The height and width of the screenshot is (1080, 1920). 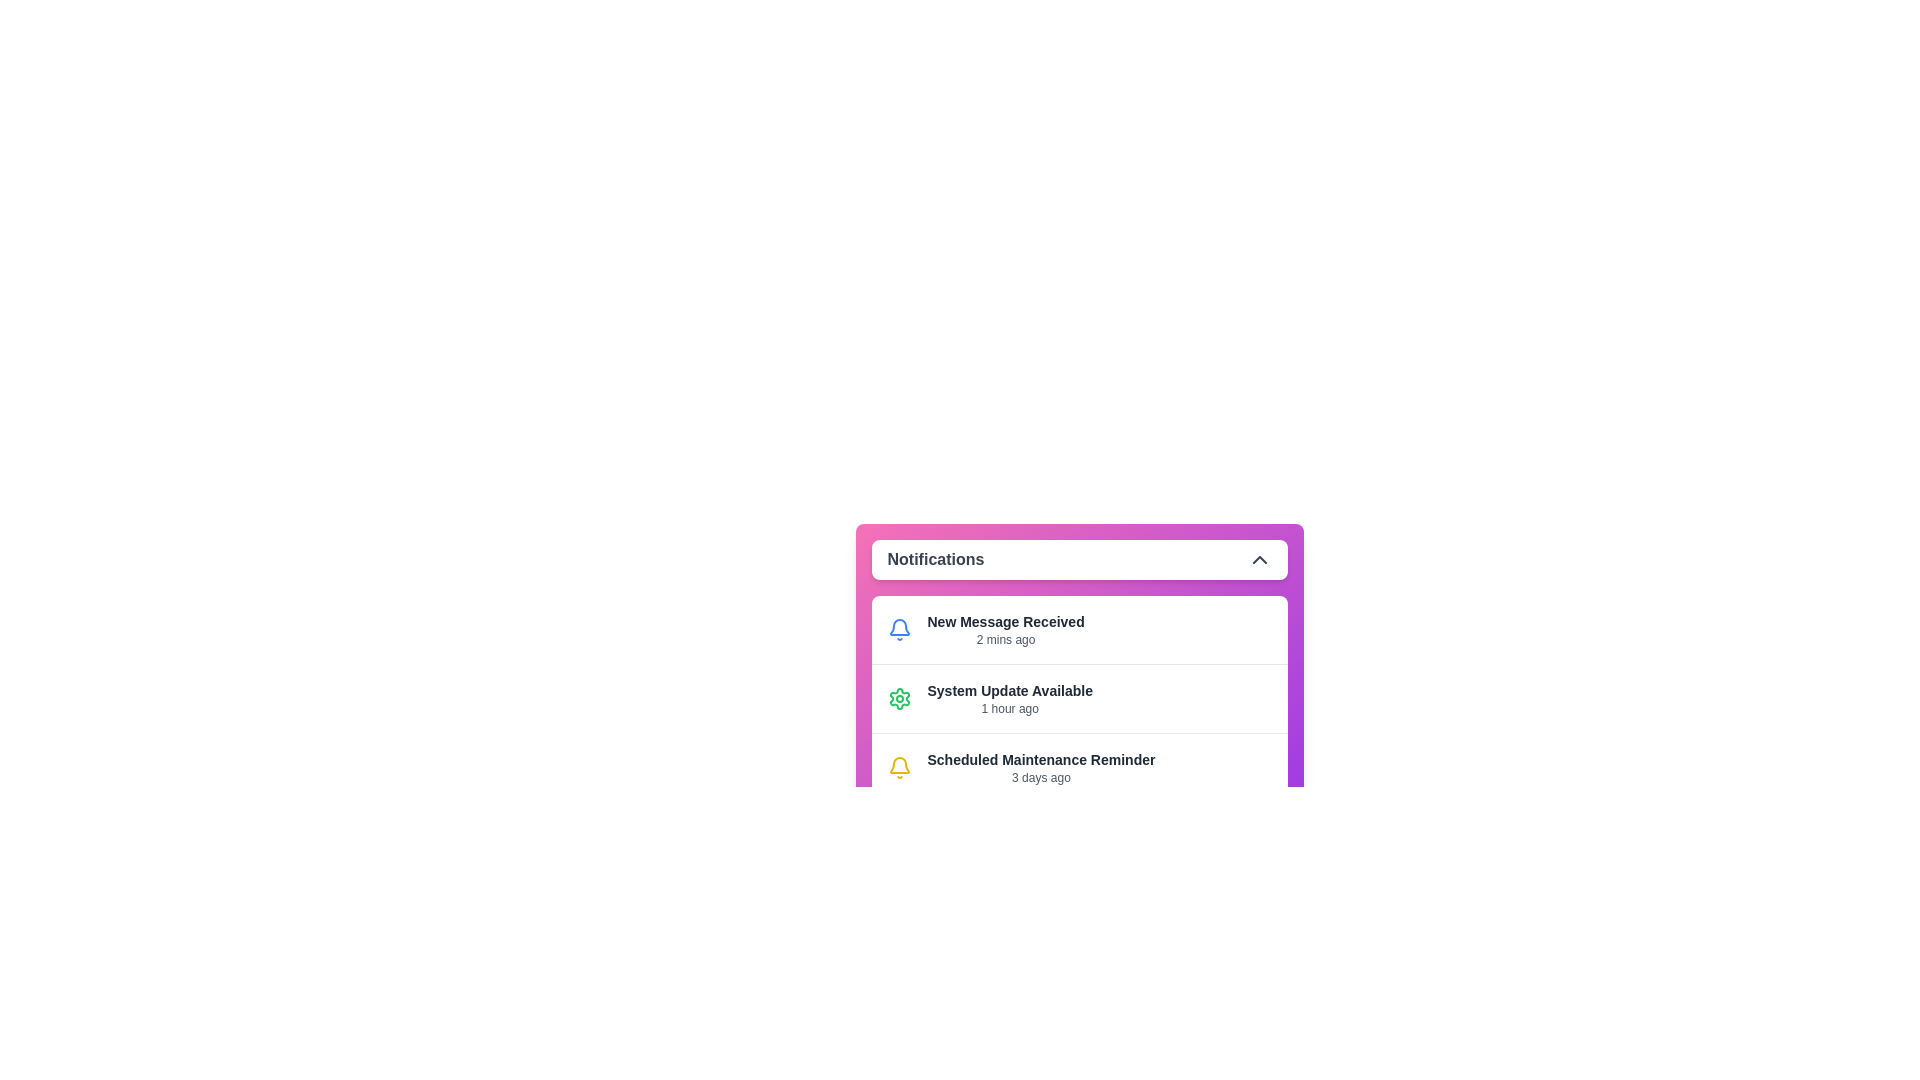 What do you see at coordinates (1078, 839) in the screenshot?
I see `the button that allows users` at bounding box center [1078, 839].